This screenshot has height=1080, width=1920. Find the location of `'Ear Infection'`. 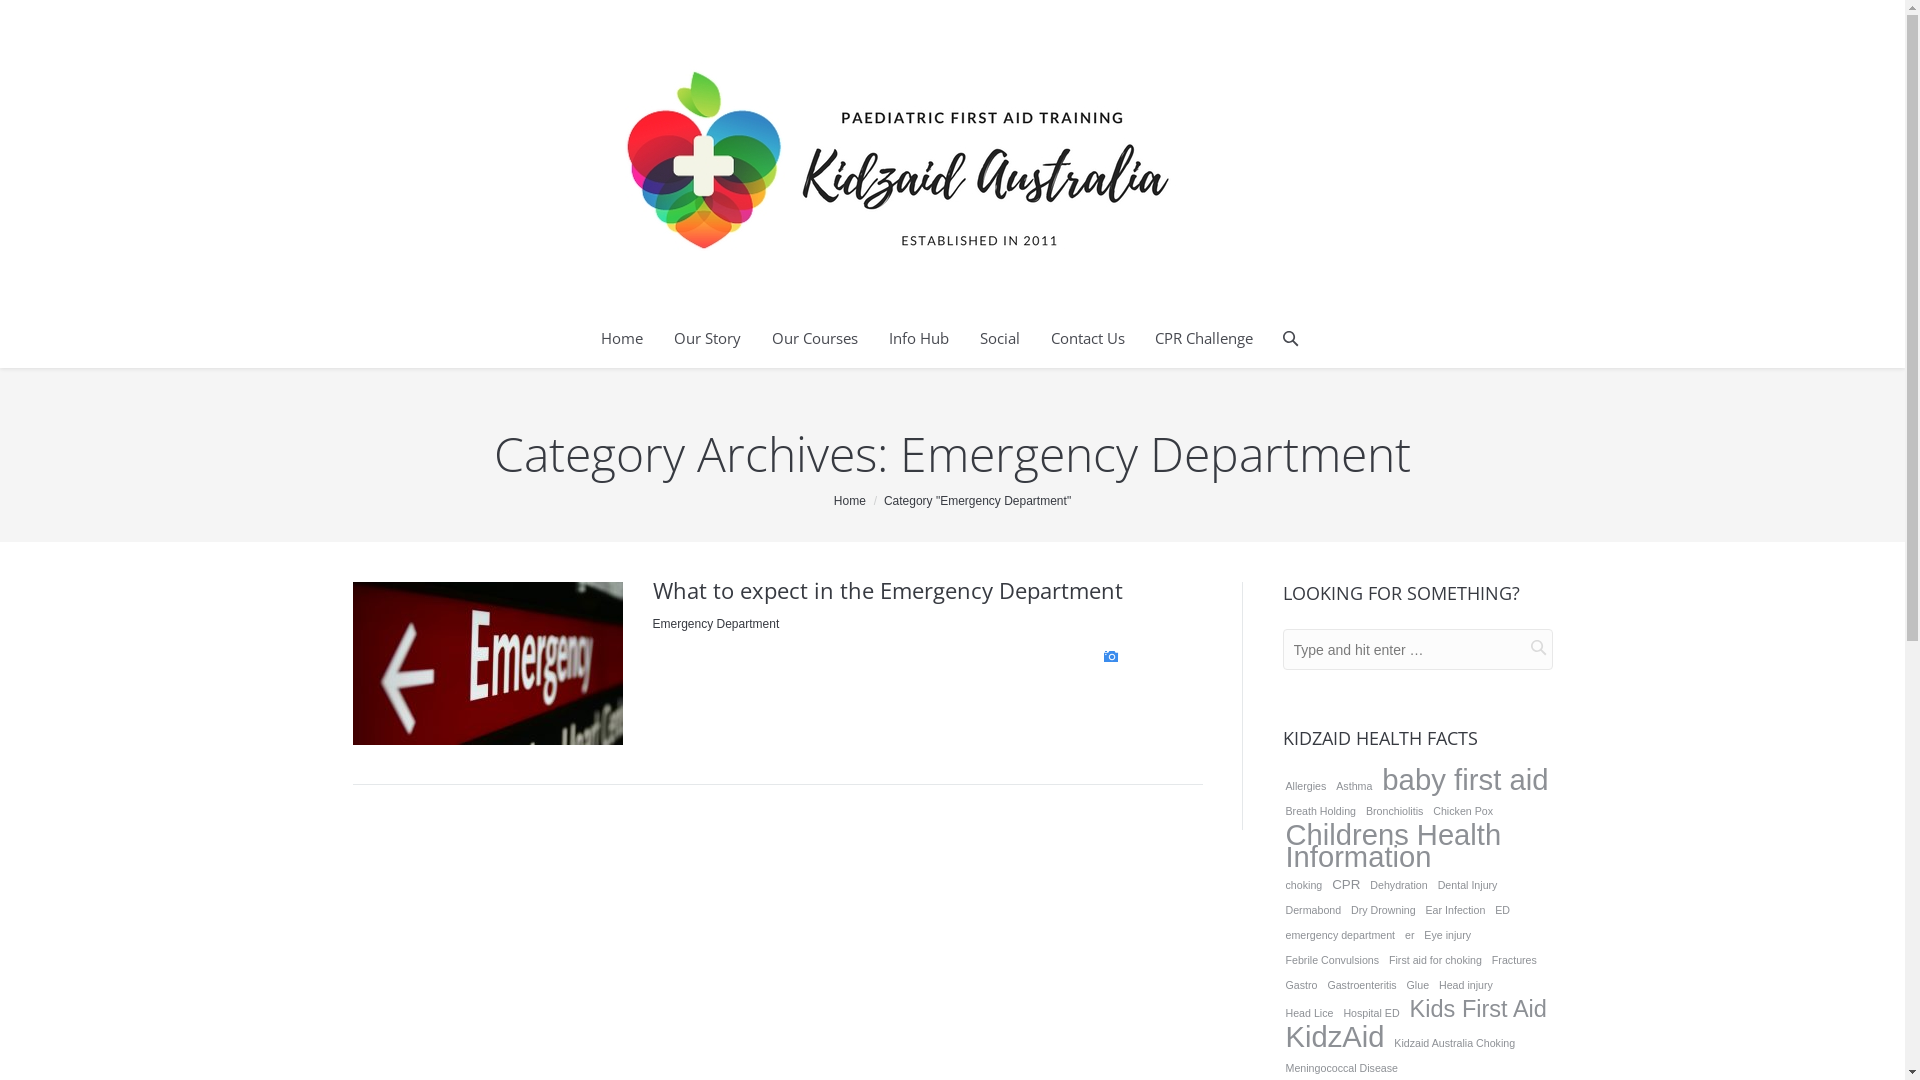

'Ear Infection' is located at coordinates (1421, 910).